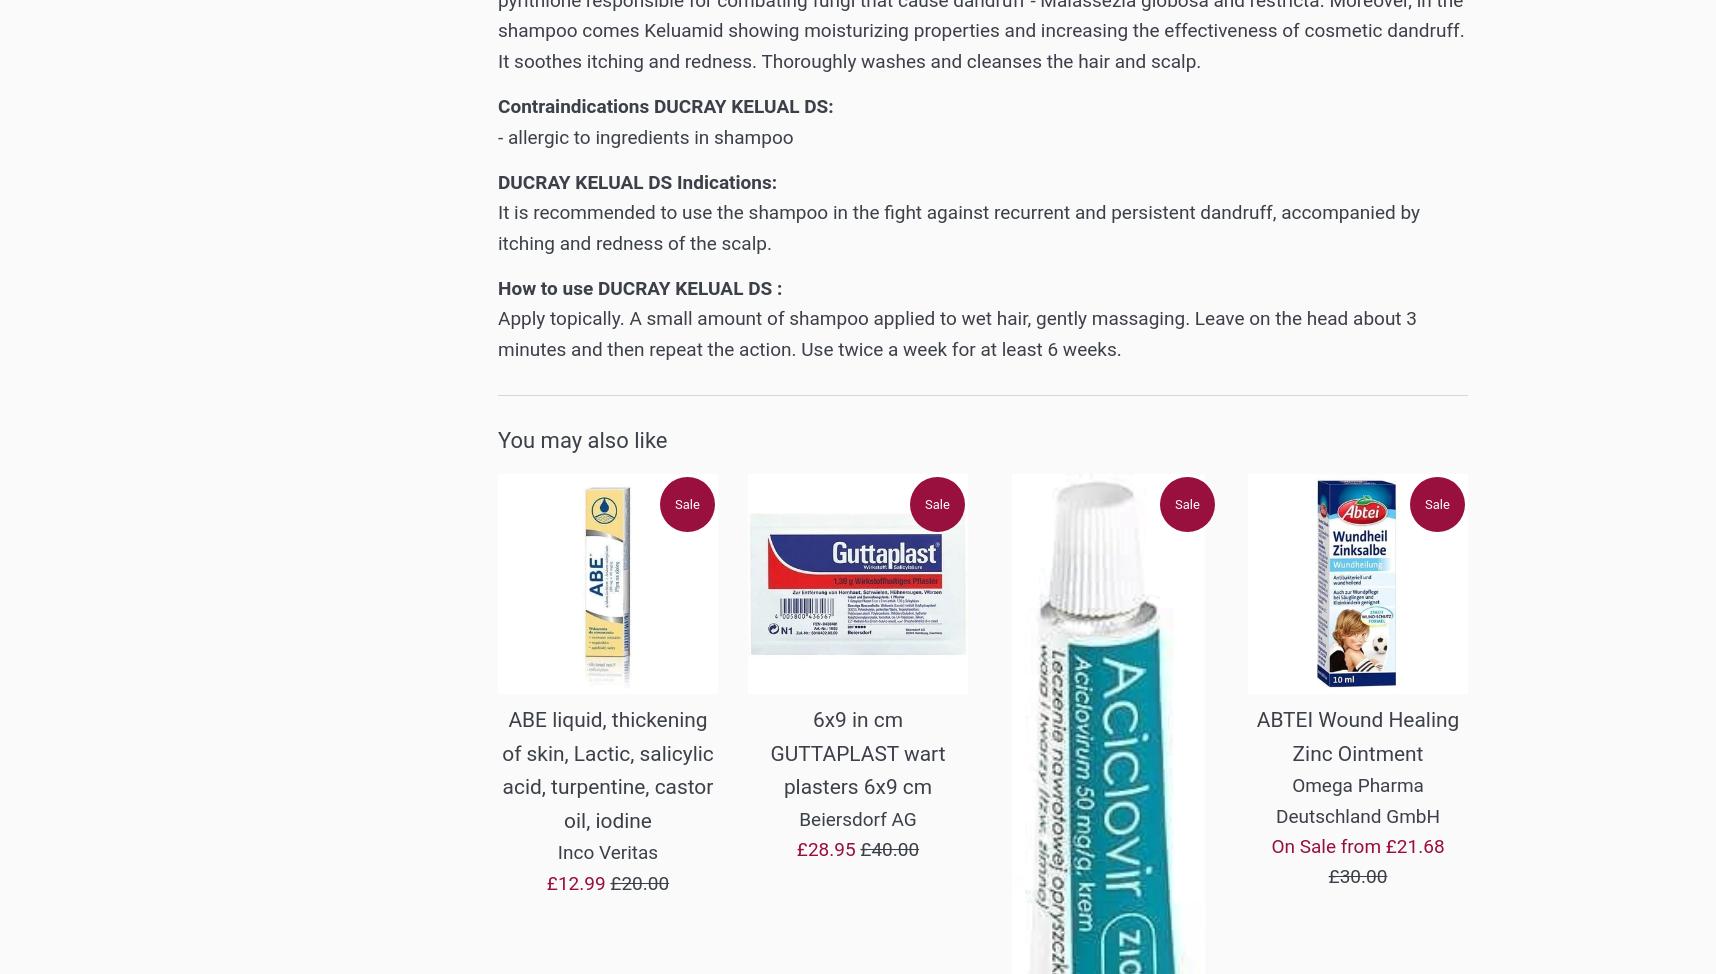 This screenshot has height=974, width=1716. I want to click on 'Beiersdorf AG', so click(798, 818).